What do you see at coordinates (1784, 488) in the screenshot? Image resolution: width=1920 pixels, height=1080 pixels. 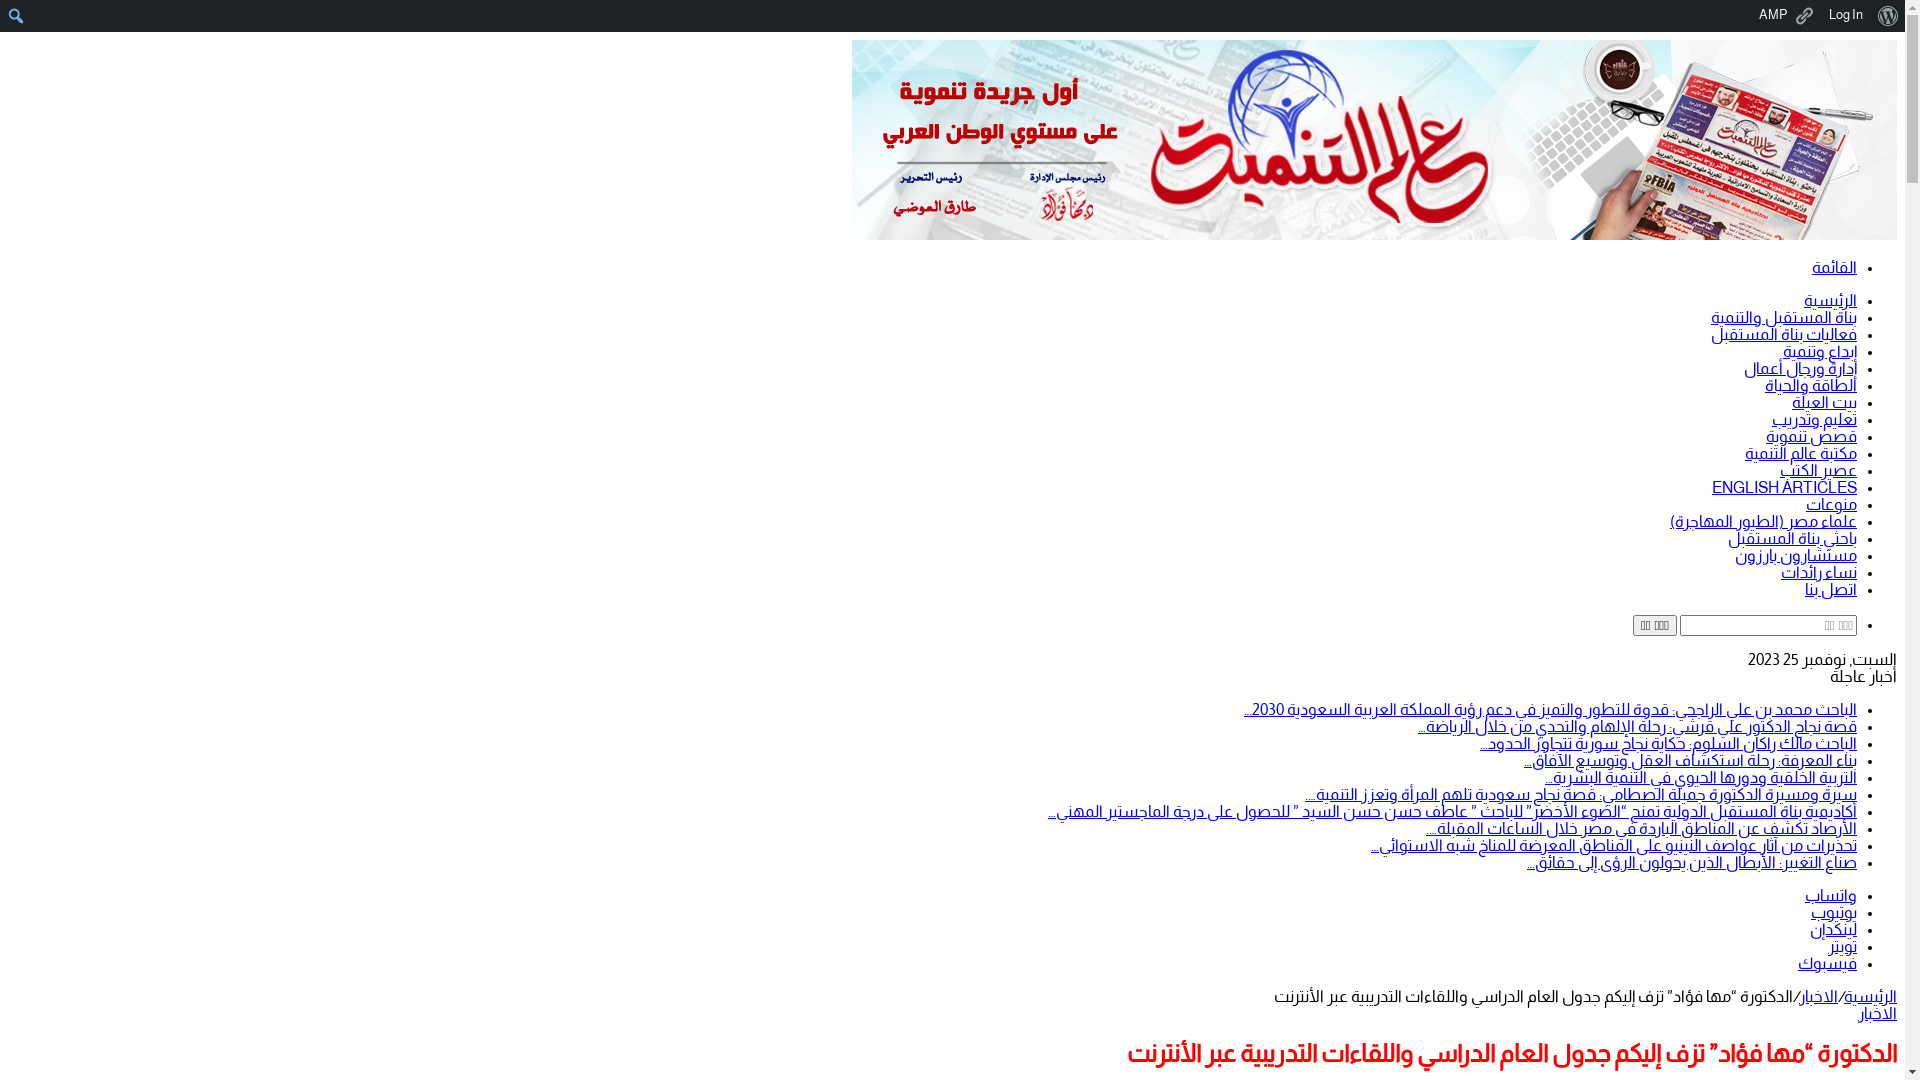 I see `'ENGLISH ARTICLES'` at bounding box center [1784, 488].